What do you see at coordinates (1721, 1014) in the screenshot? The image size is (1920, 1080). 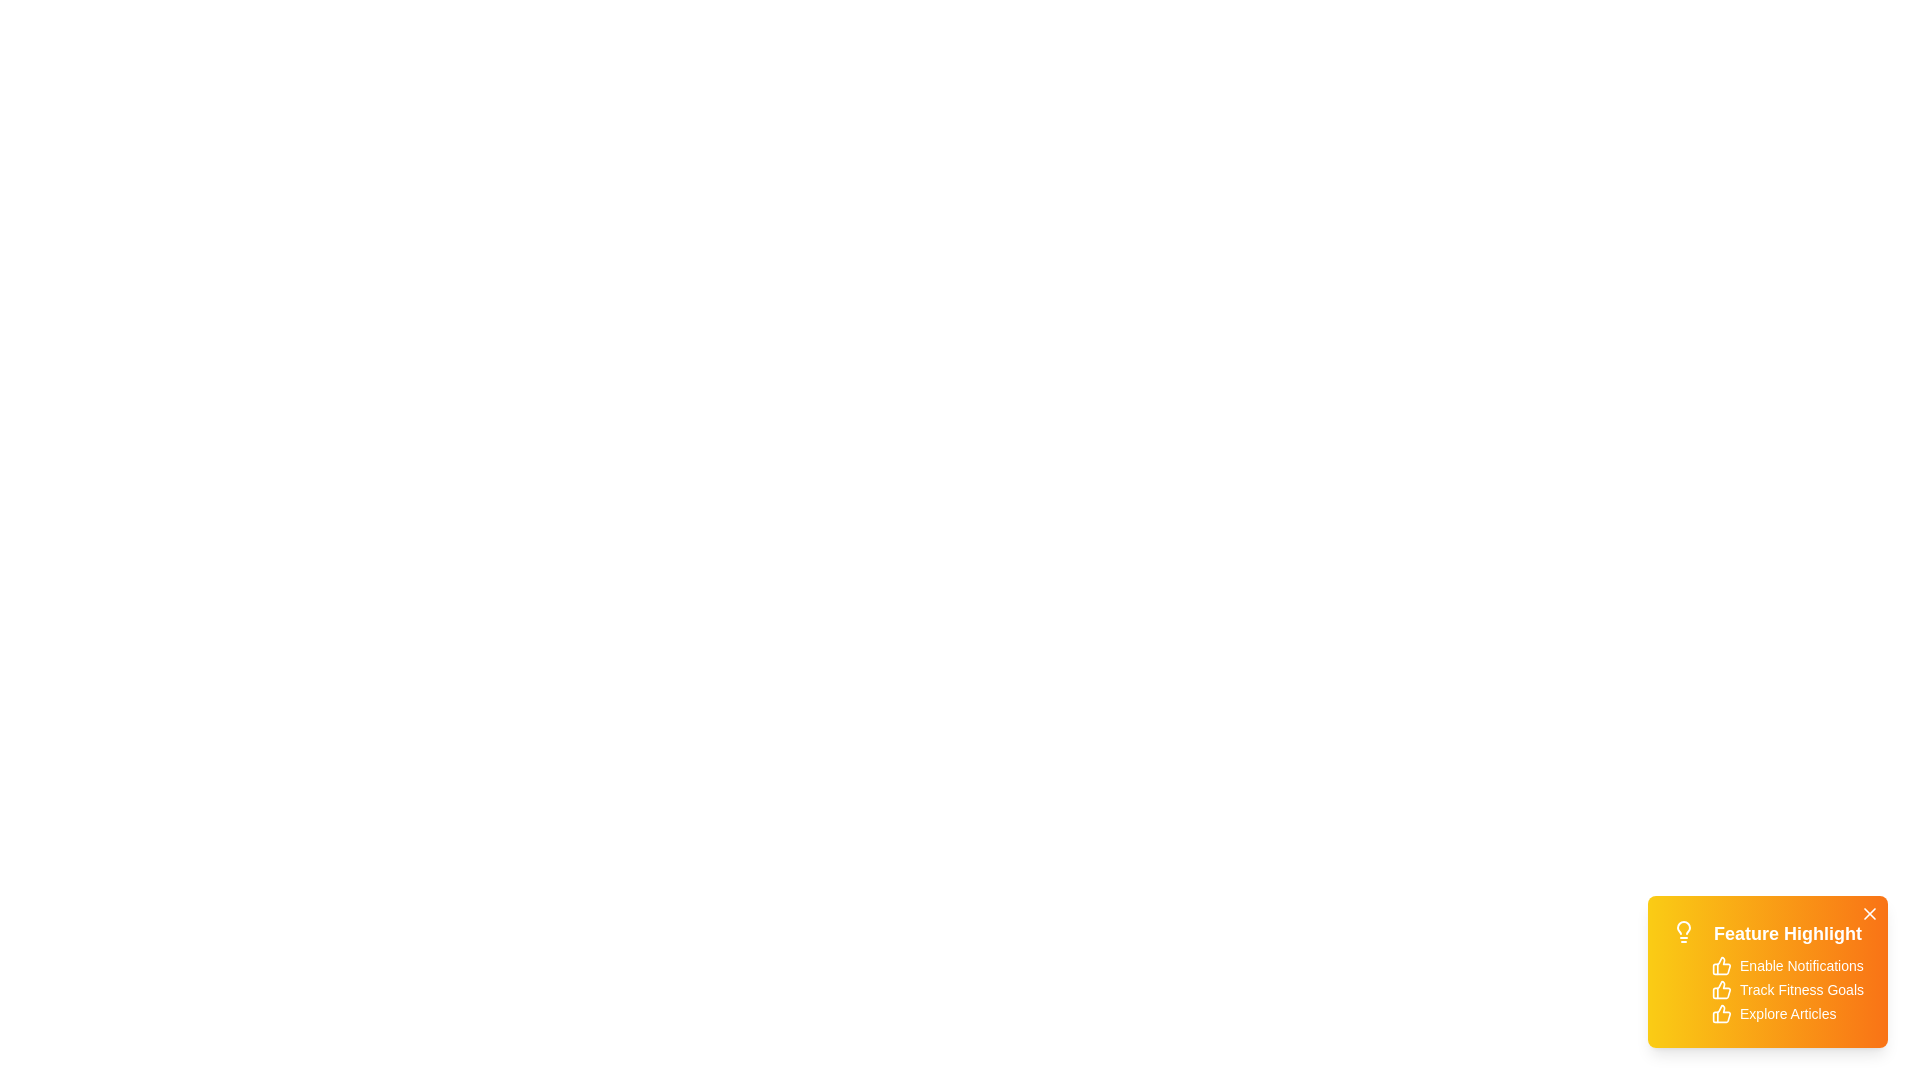 I see `the suggestion Explore Articles to view its tooltip or effect` at bounding box center [1721, 1014].